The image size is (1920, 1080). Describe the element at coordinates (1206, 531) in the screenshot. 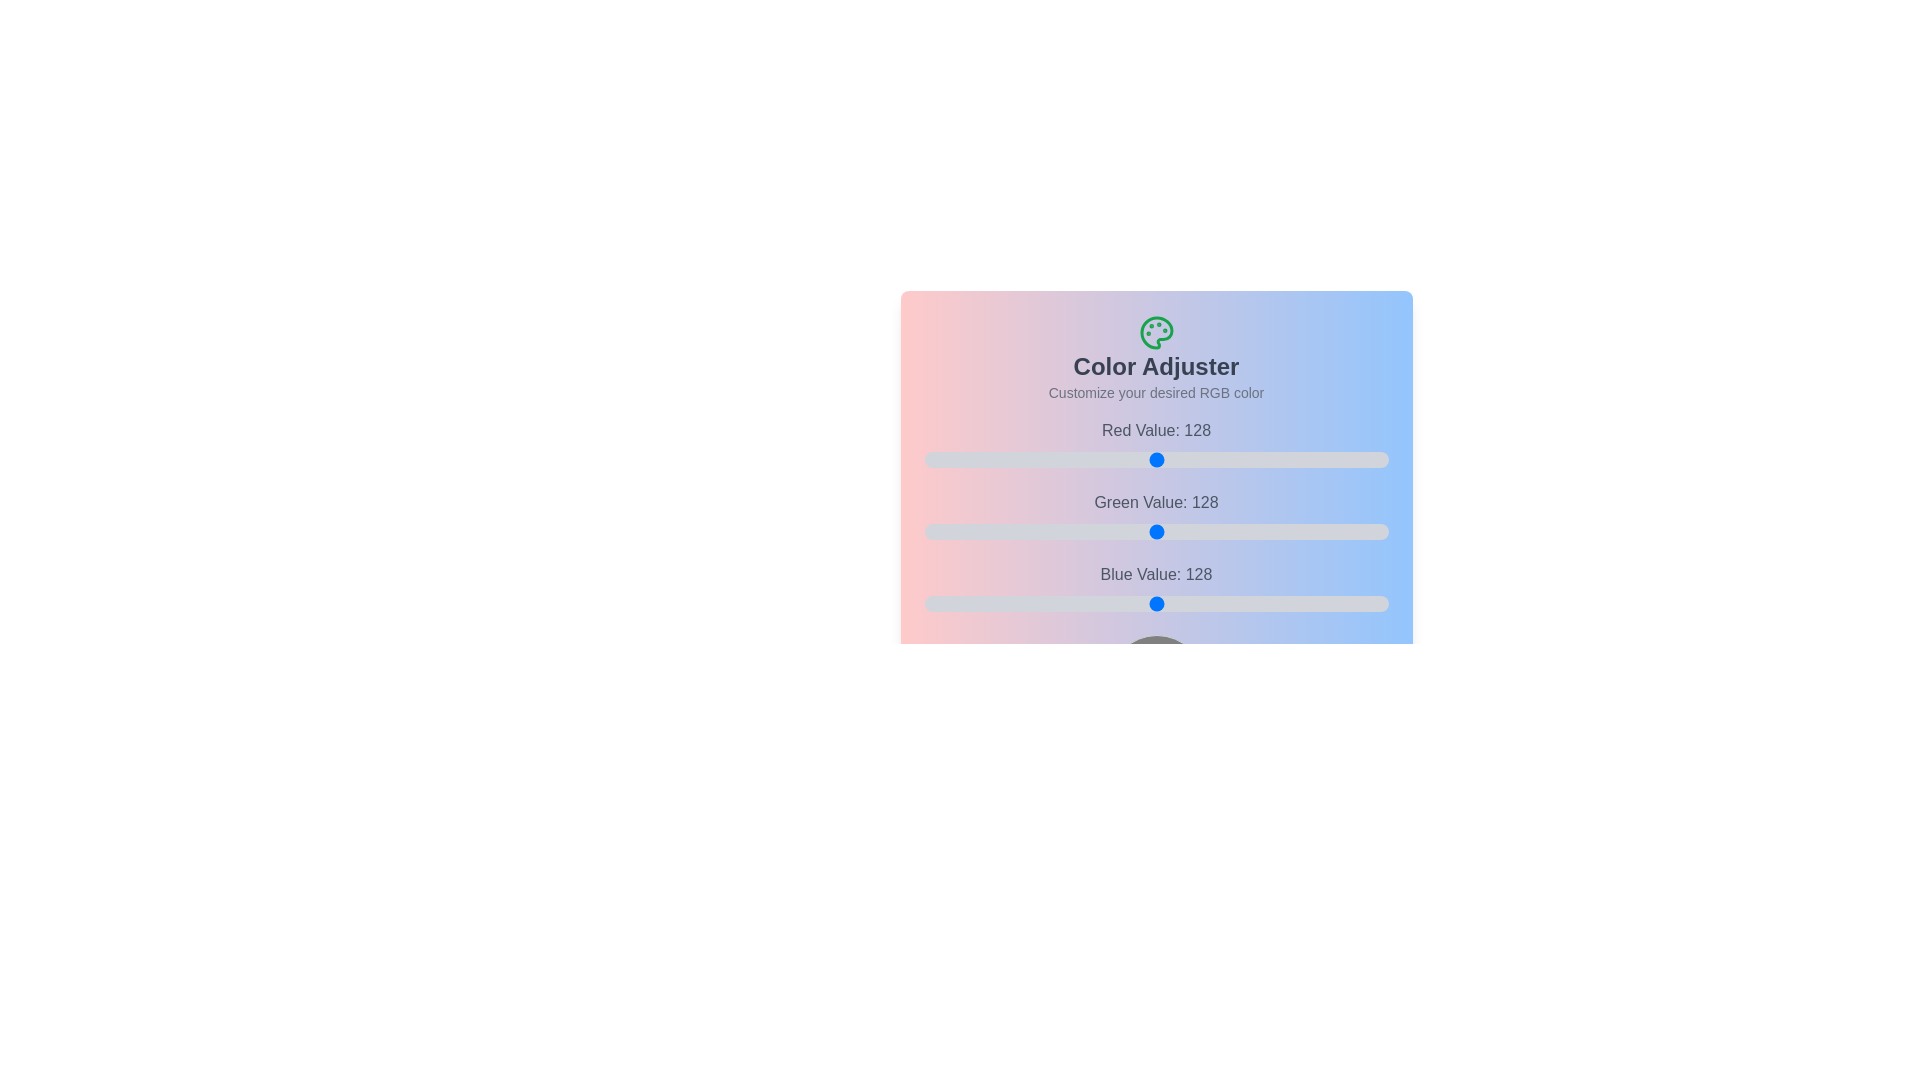

I see `the 1 slider to 56` at that location.